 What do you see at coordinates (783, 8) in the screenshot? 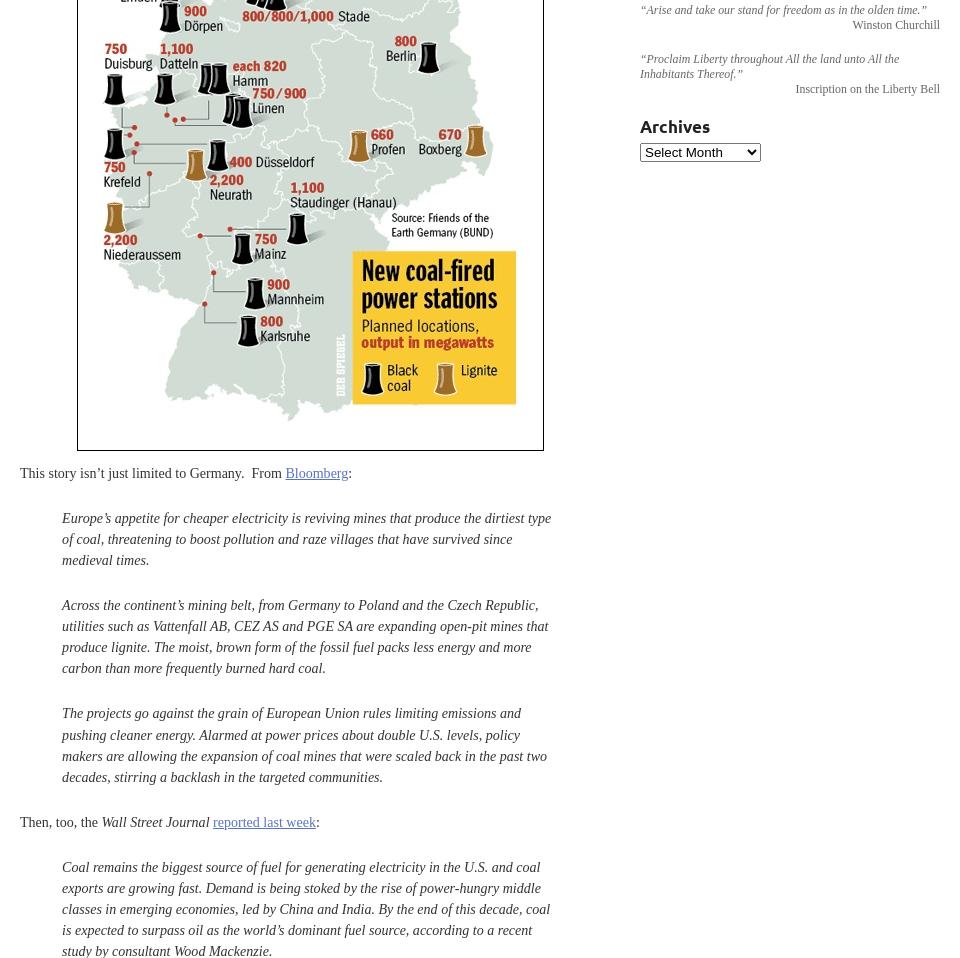
I see `'“Arise and take our stand for freedom as in the olden time.”'` at bounding box center [783, 8].